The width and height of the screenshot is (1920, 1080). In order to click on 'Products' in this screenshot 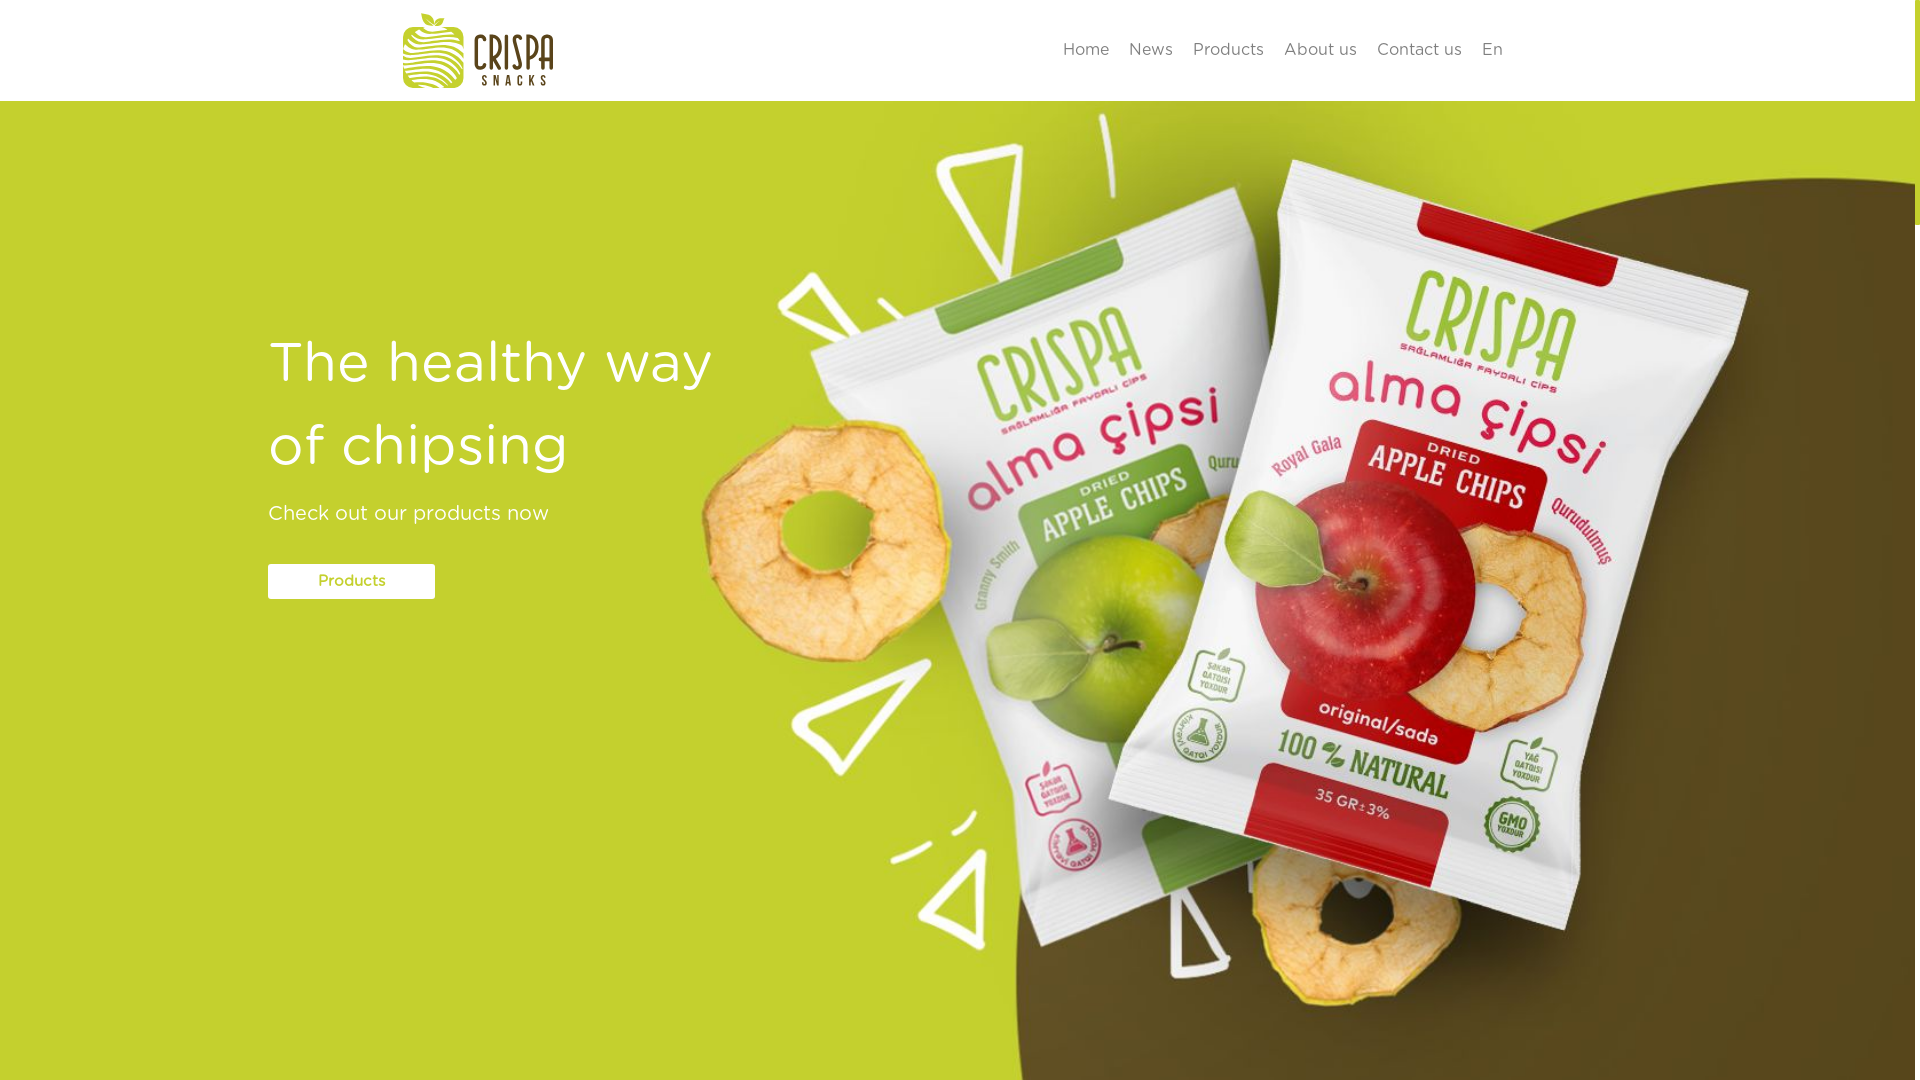, I will do `click(351, 581)`.